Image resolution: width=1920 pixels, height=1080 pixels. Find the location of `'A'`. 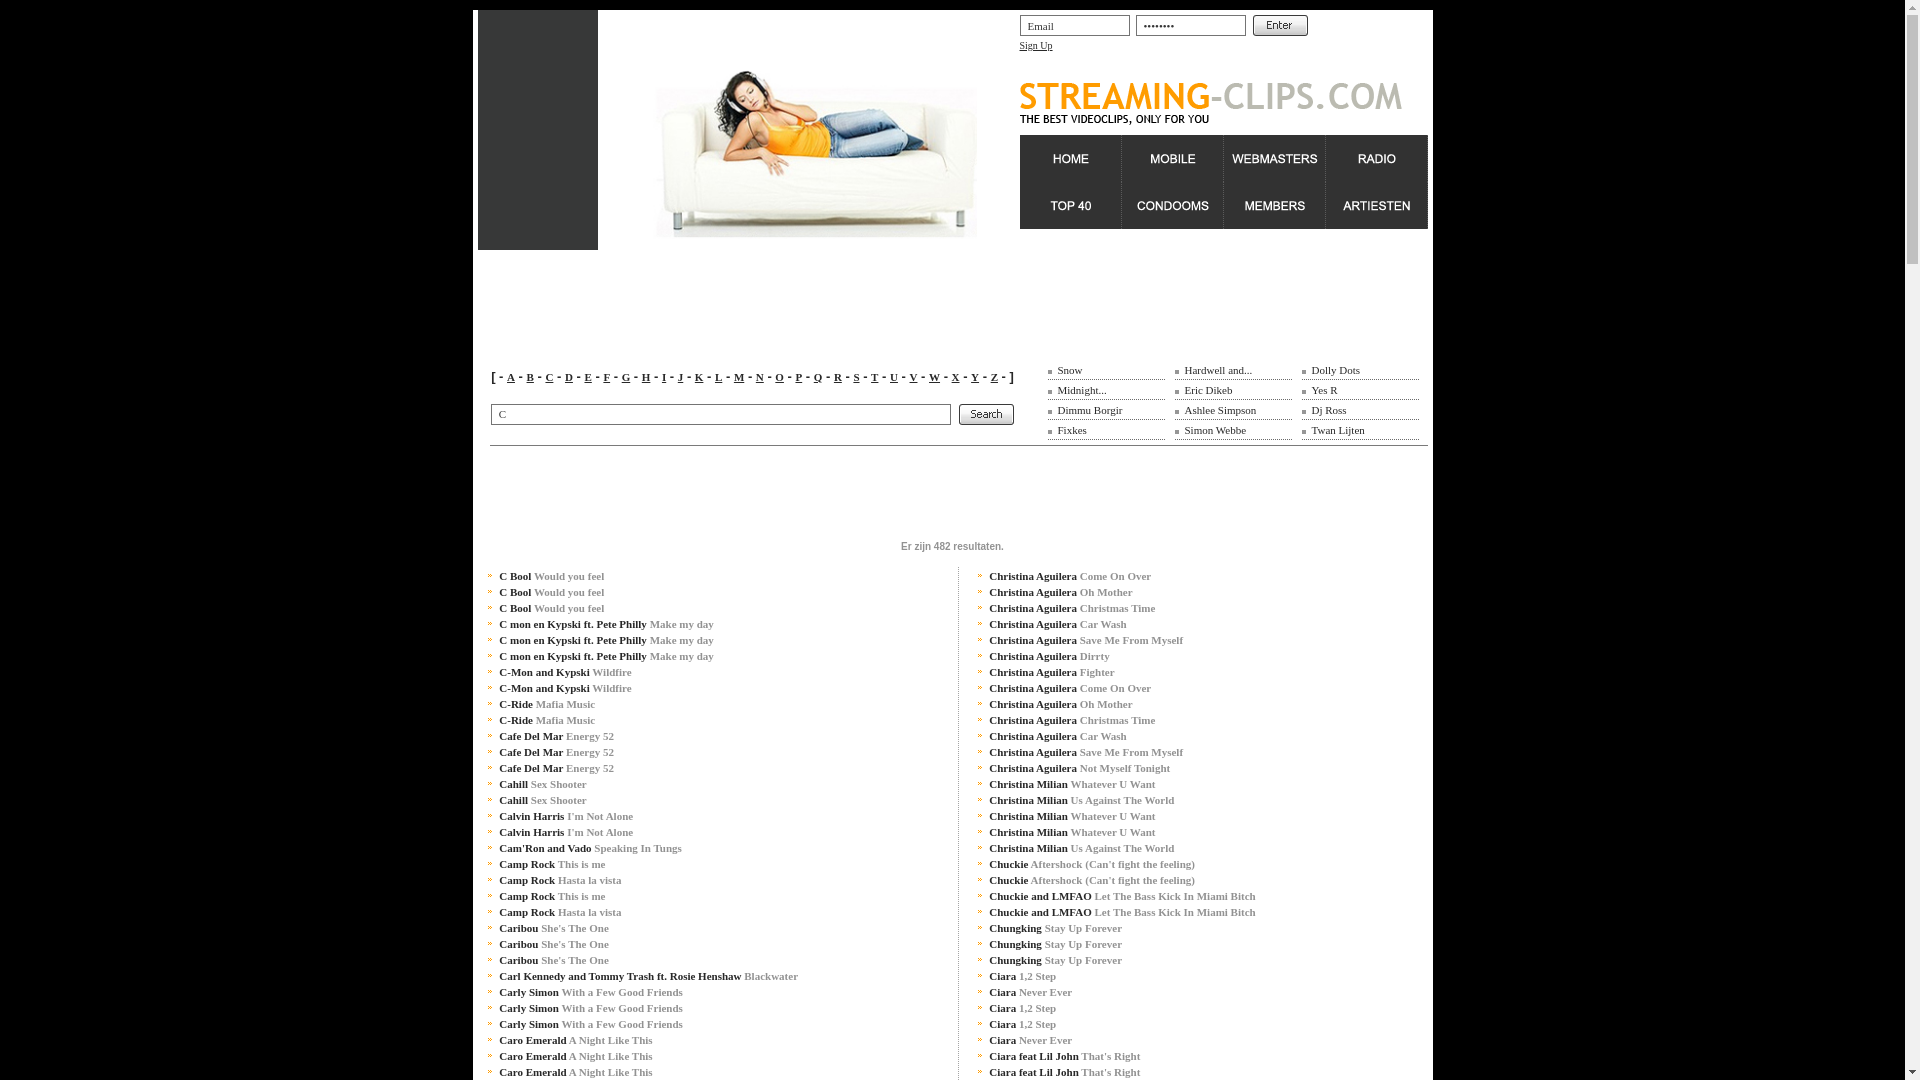

'A' is located at coordinates (510, 377).